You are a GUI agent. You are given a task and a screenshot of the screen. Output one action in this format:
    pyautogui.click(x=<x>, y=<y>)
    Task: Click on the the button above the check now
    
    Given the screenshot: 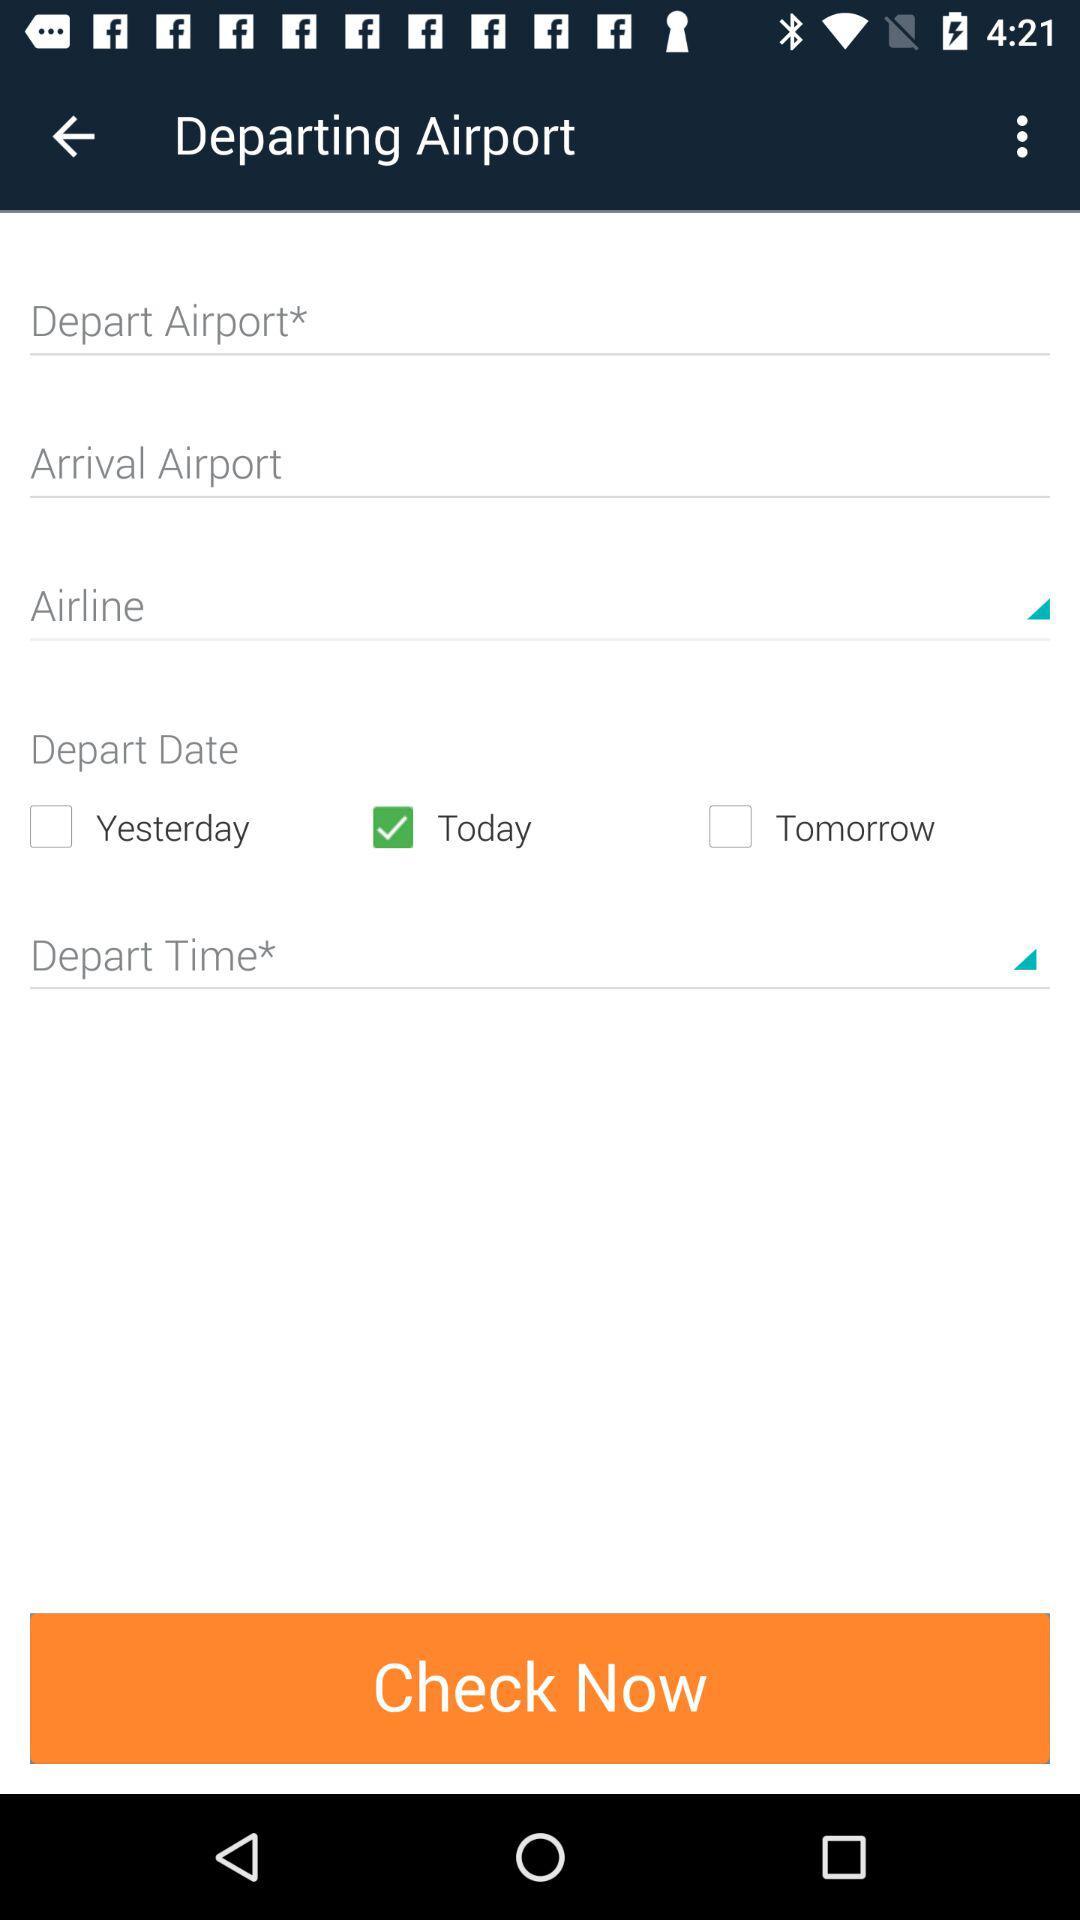 What is the action you would take?
    pyautogui.click(x=540, y=948)
    